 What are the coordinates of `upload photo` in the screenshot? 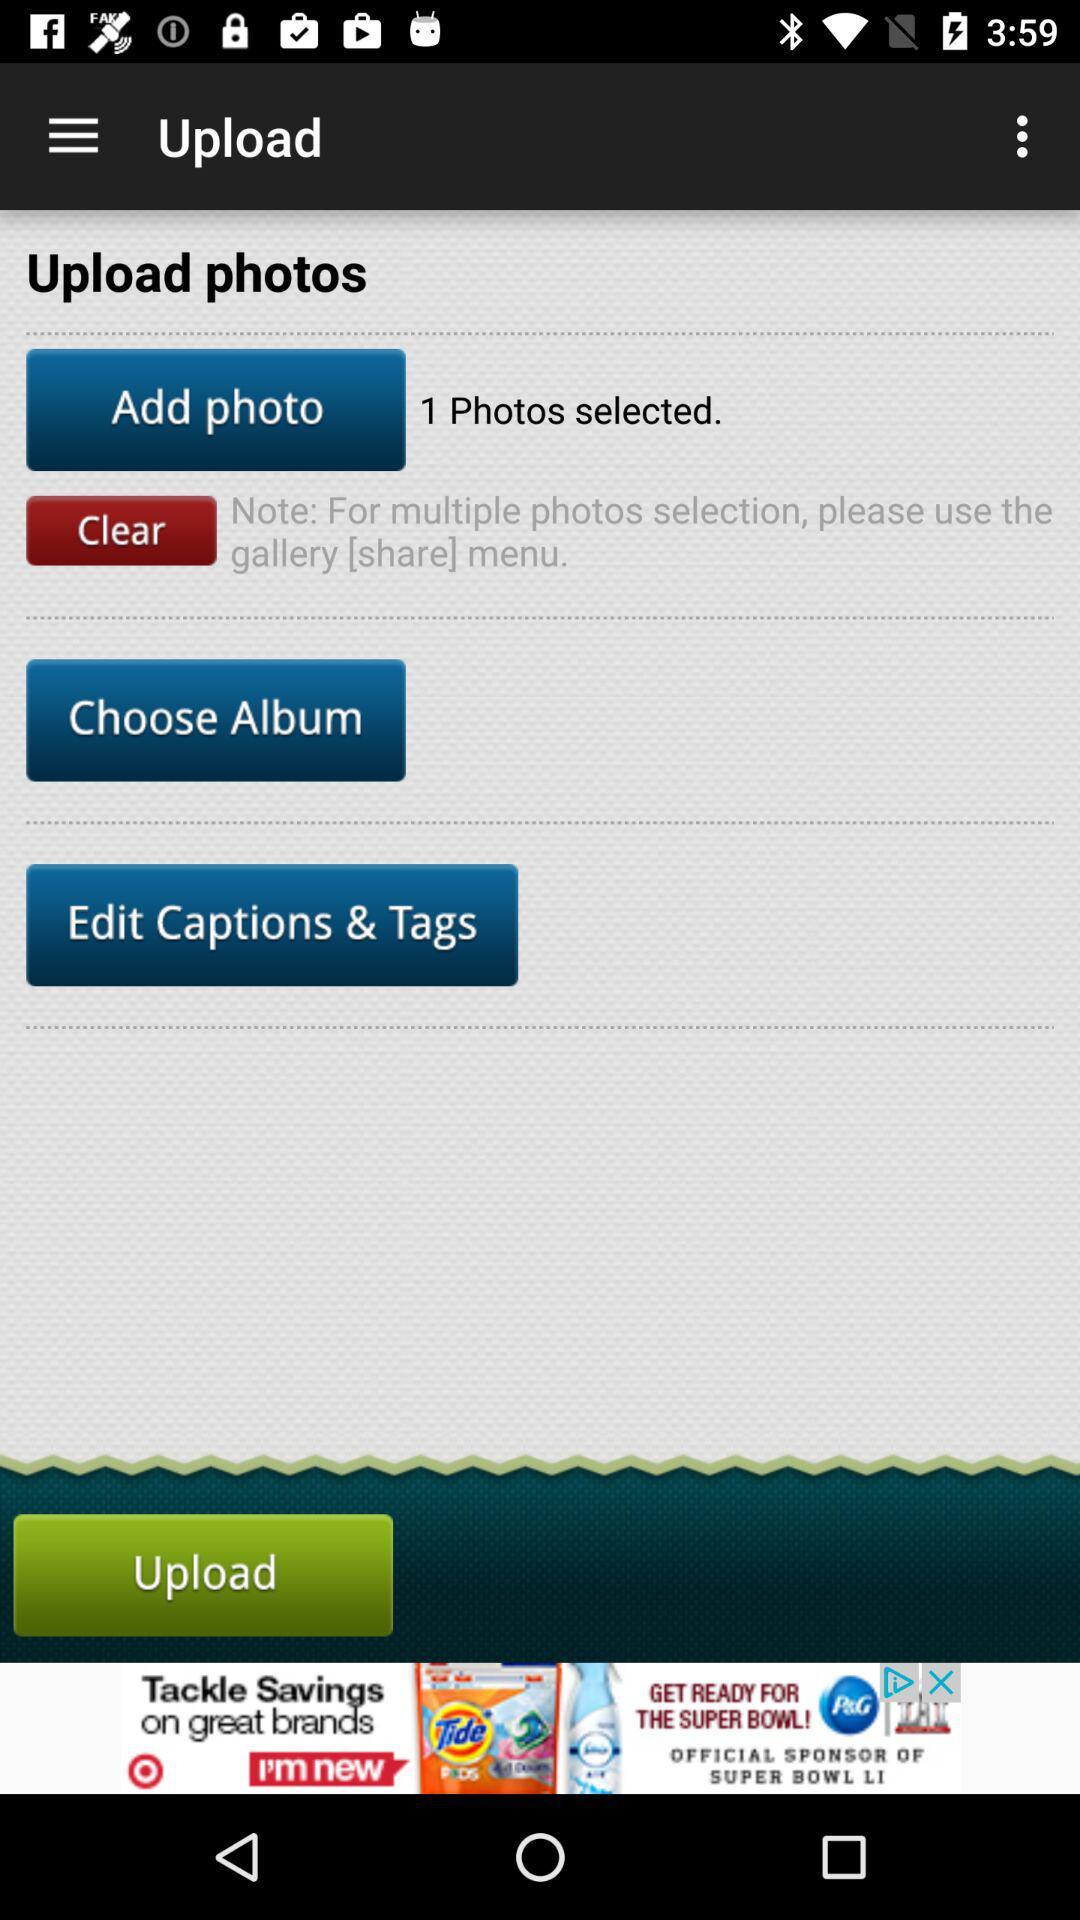 It's located at (203, 1574).